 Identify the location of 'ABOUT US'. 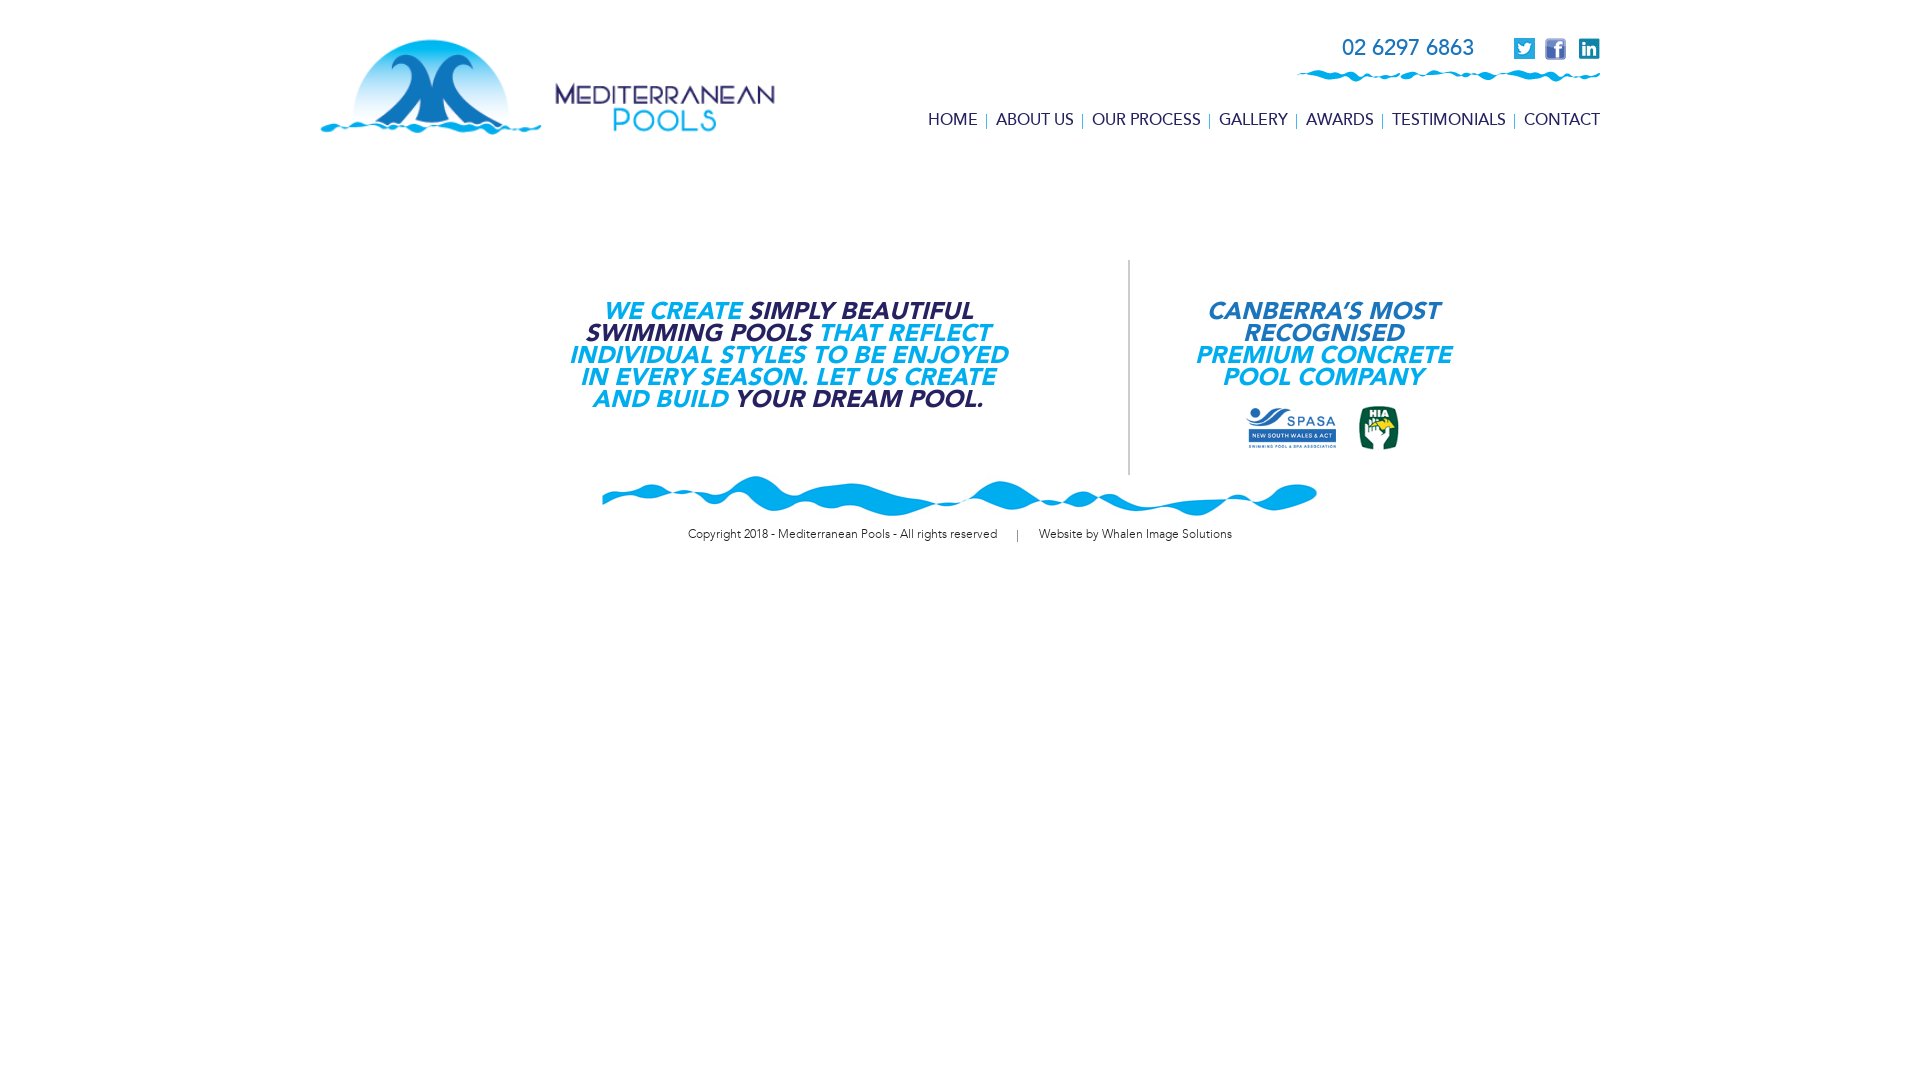
(1035, 119).